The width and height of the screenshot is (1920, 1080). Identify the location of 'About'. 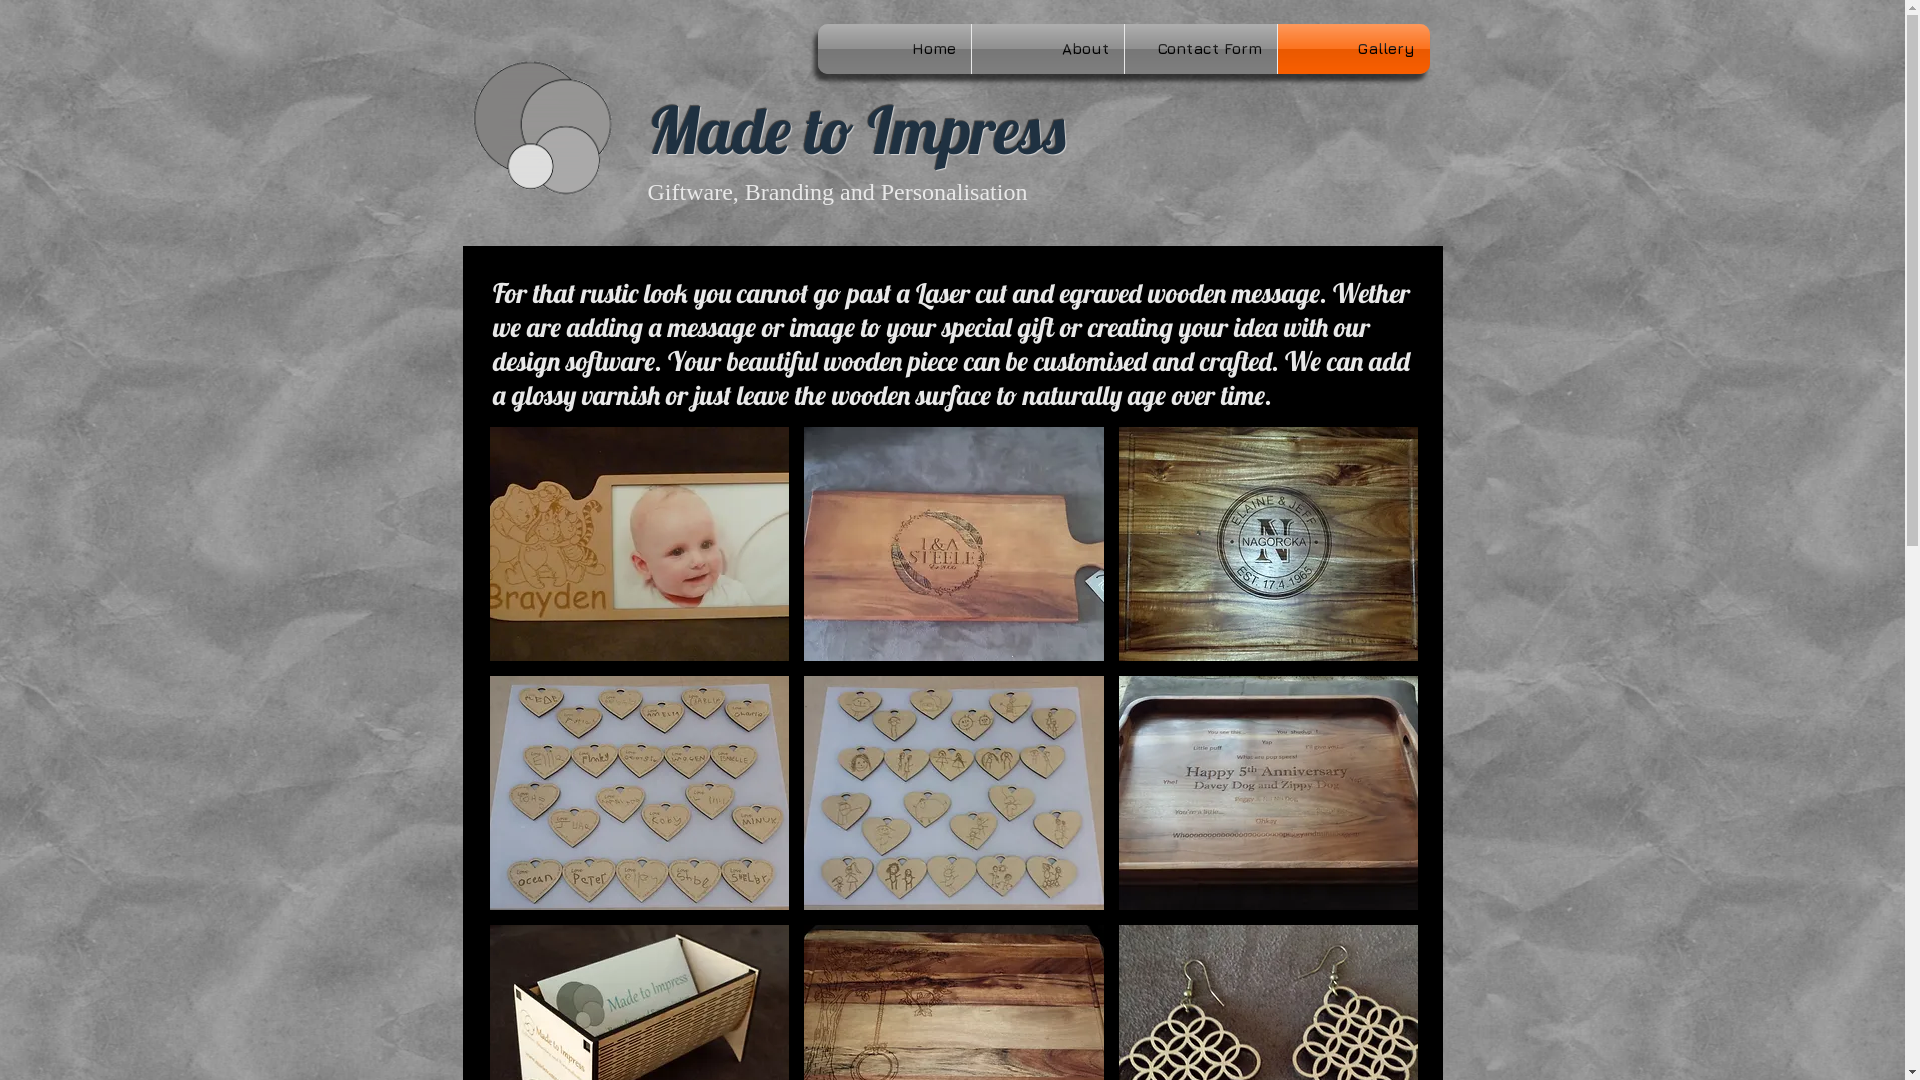
(971, 48).